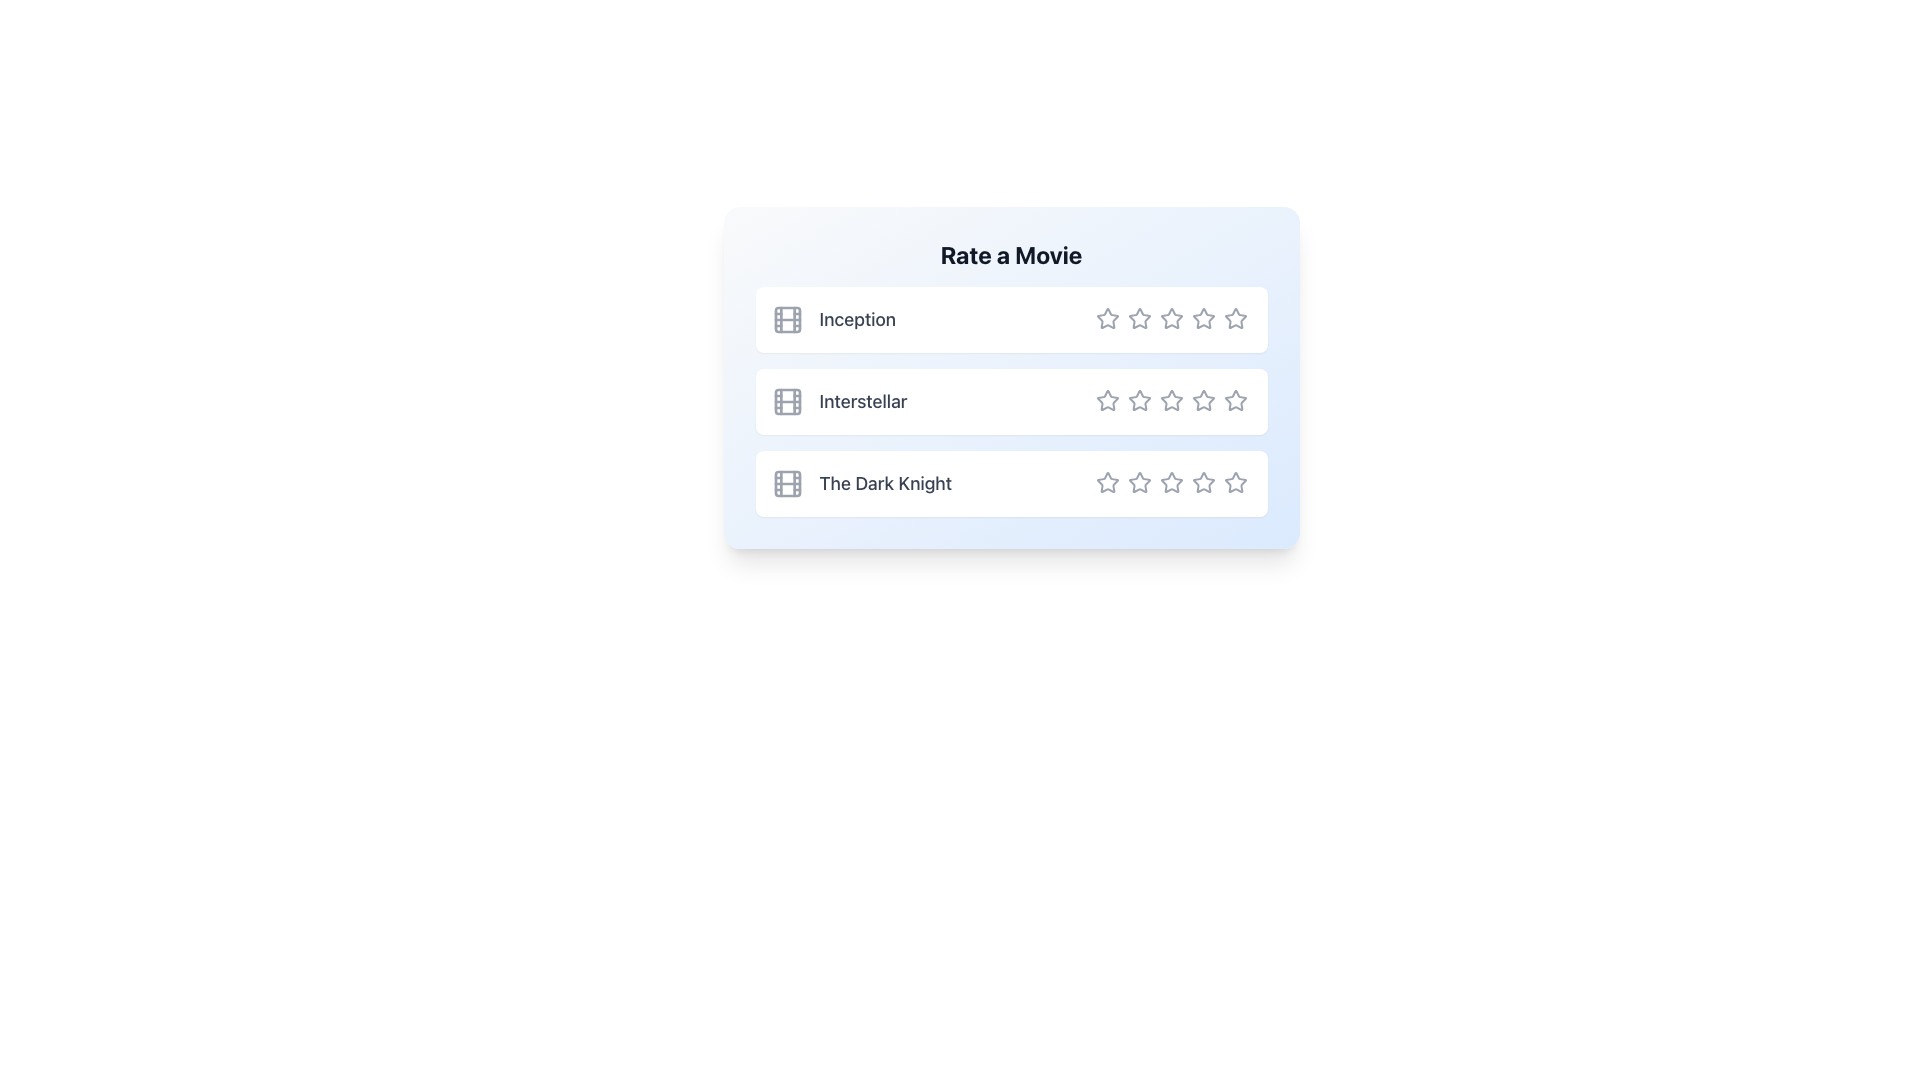 This screenshot has height=1080, width=1920. What do you see at coordinates (1171, 482) in the screenshot?
I see `the third star icon in the movie rating interface for 'The Dark Knight'` at bounding box center [1171, 482].